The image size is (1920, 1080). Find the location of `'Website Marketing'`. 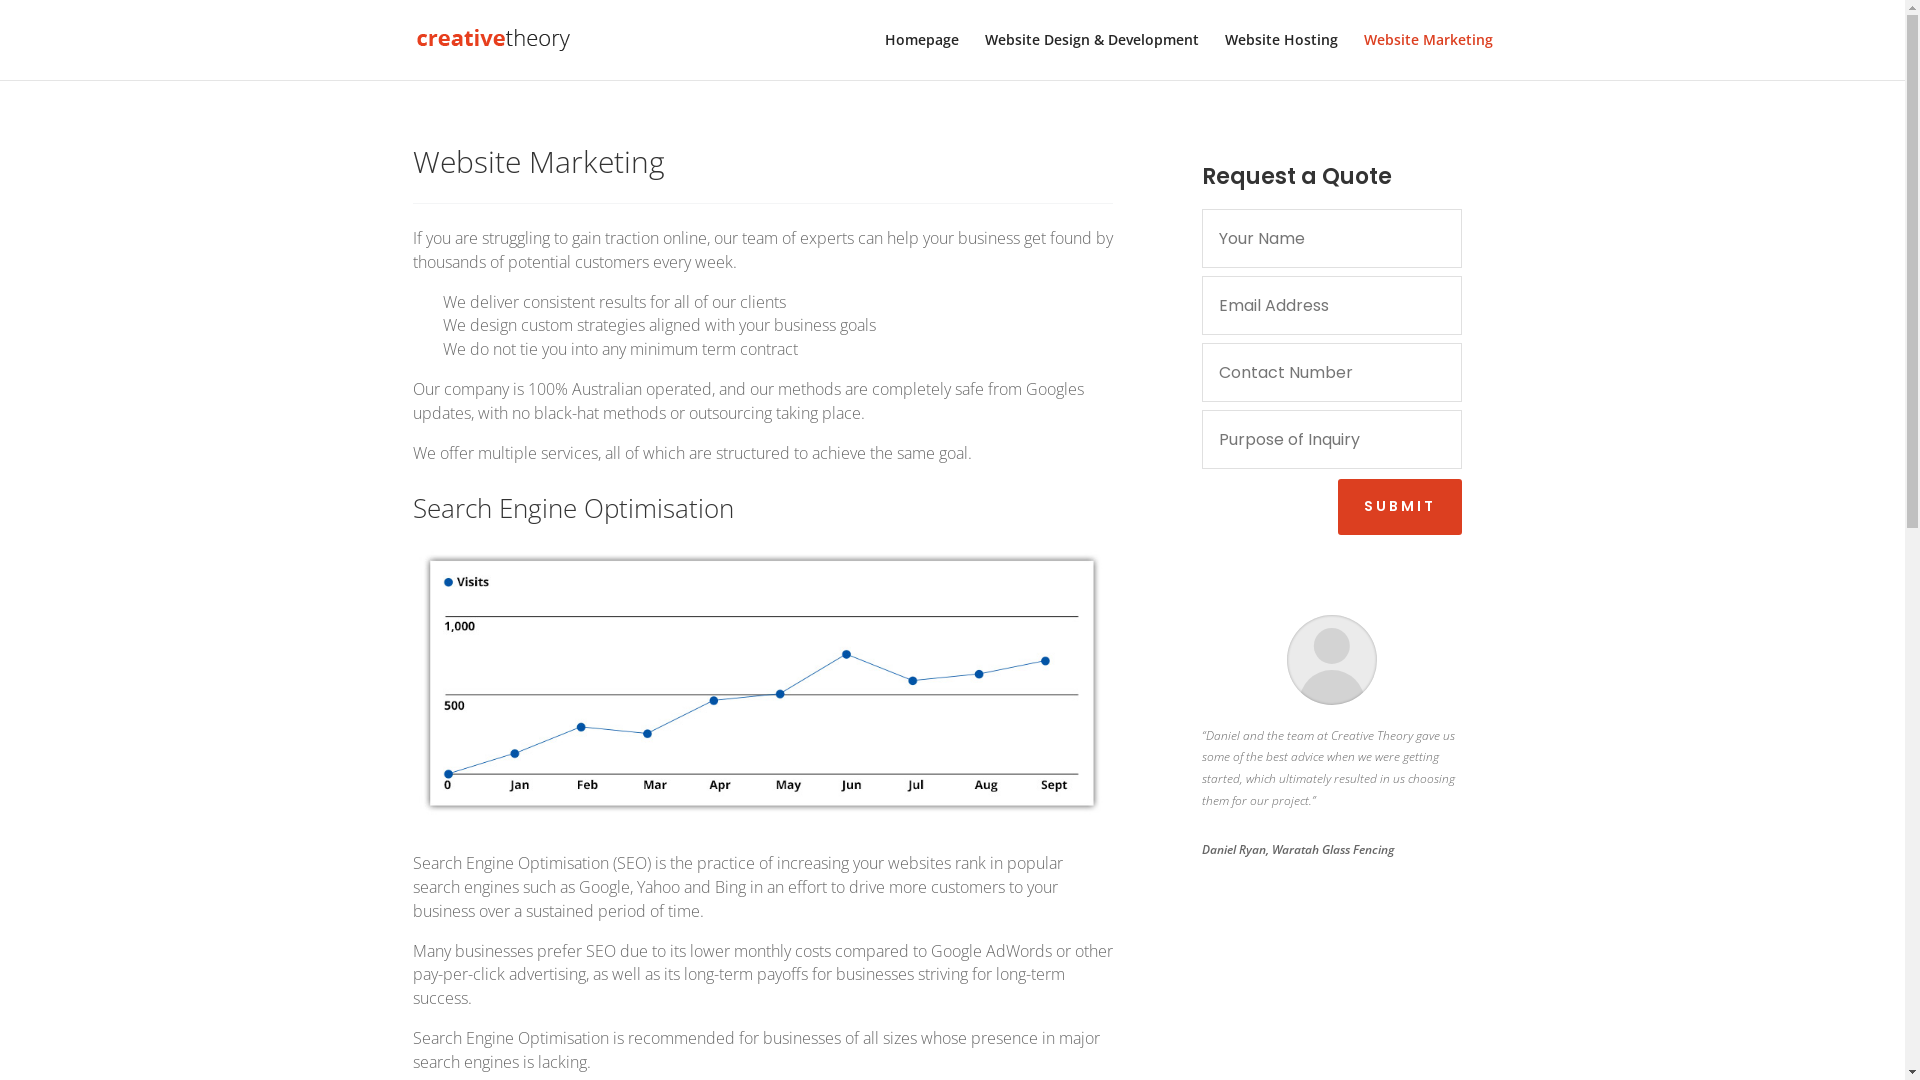

'Website Marketing' is located at coordinates (1427, 55).